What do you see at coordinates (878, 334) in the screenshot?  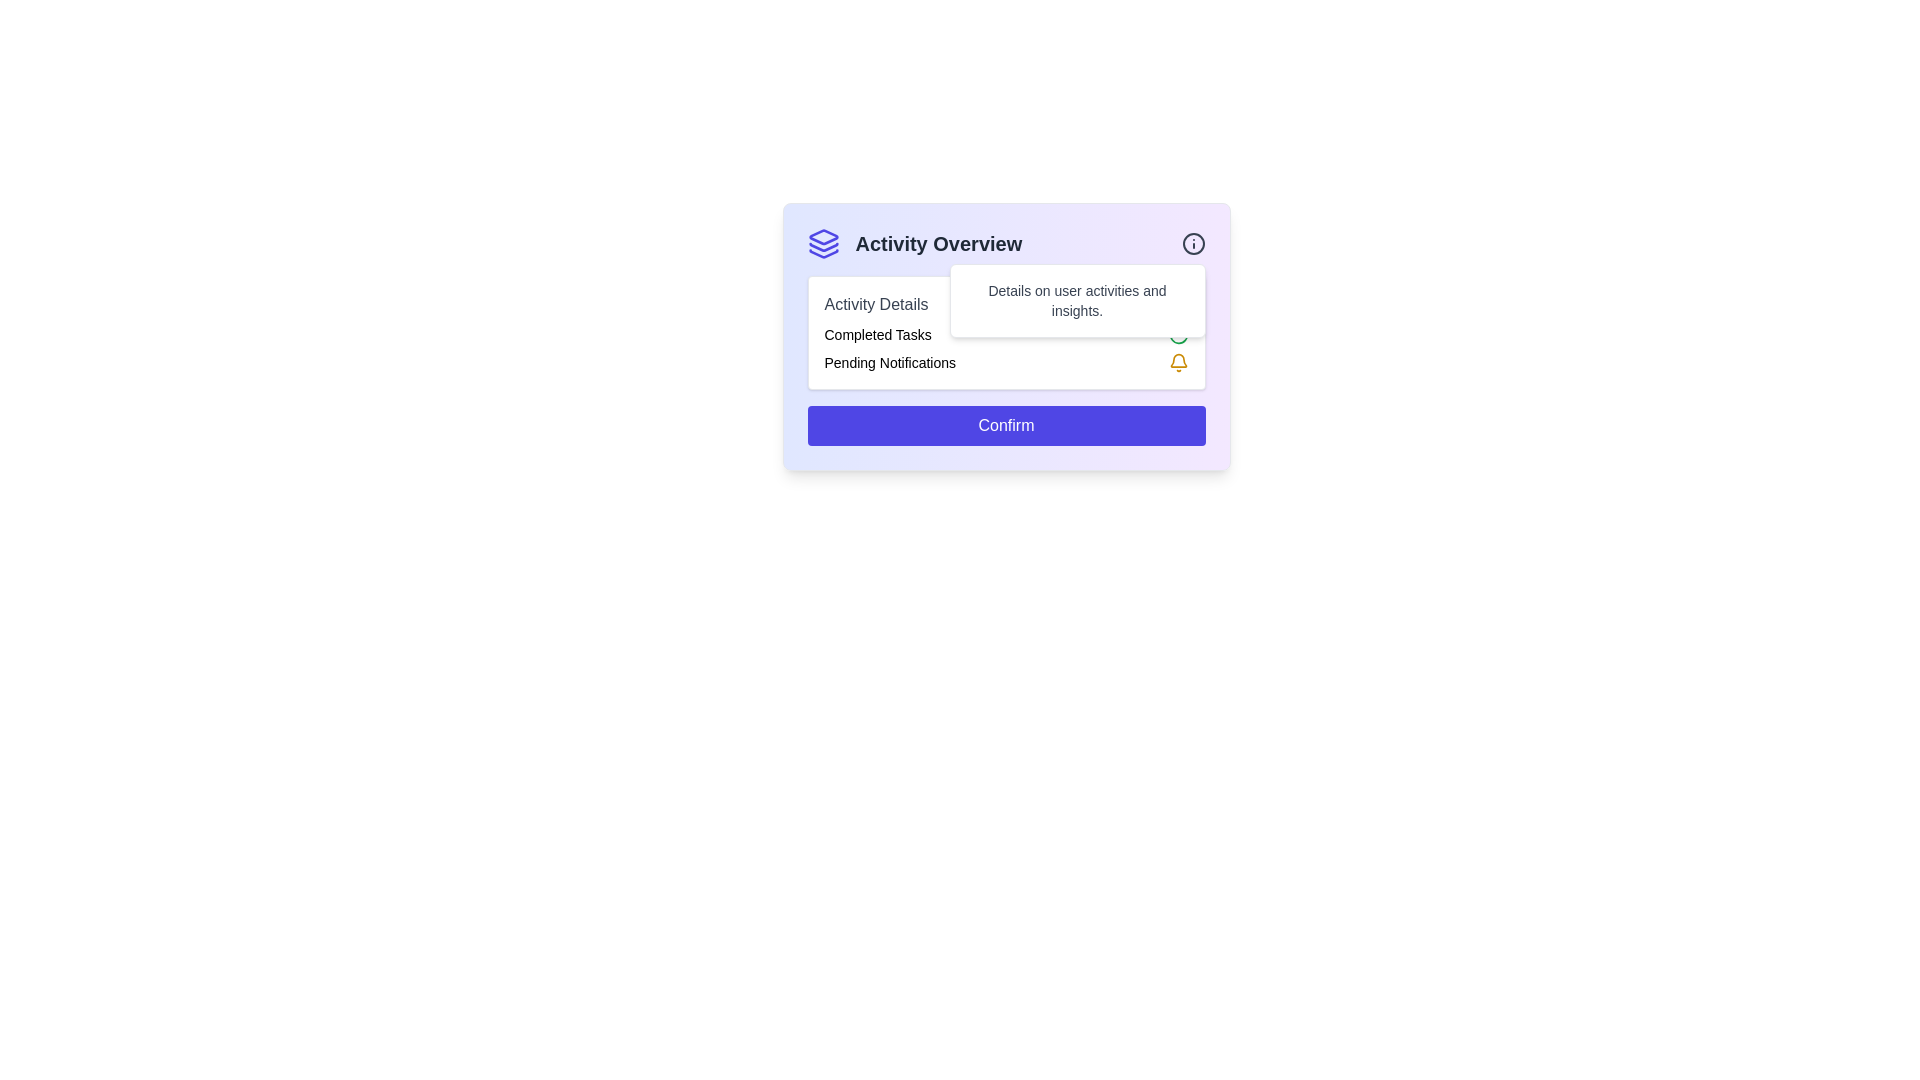 I see `the Text Label that indicates completed tasks in the 'Activity Overview' card, located under 'Activity Details' and above 'Pending Notifications'` at bounding box center [878, 334].